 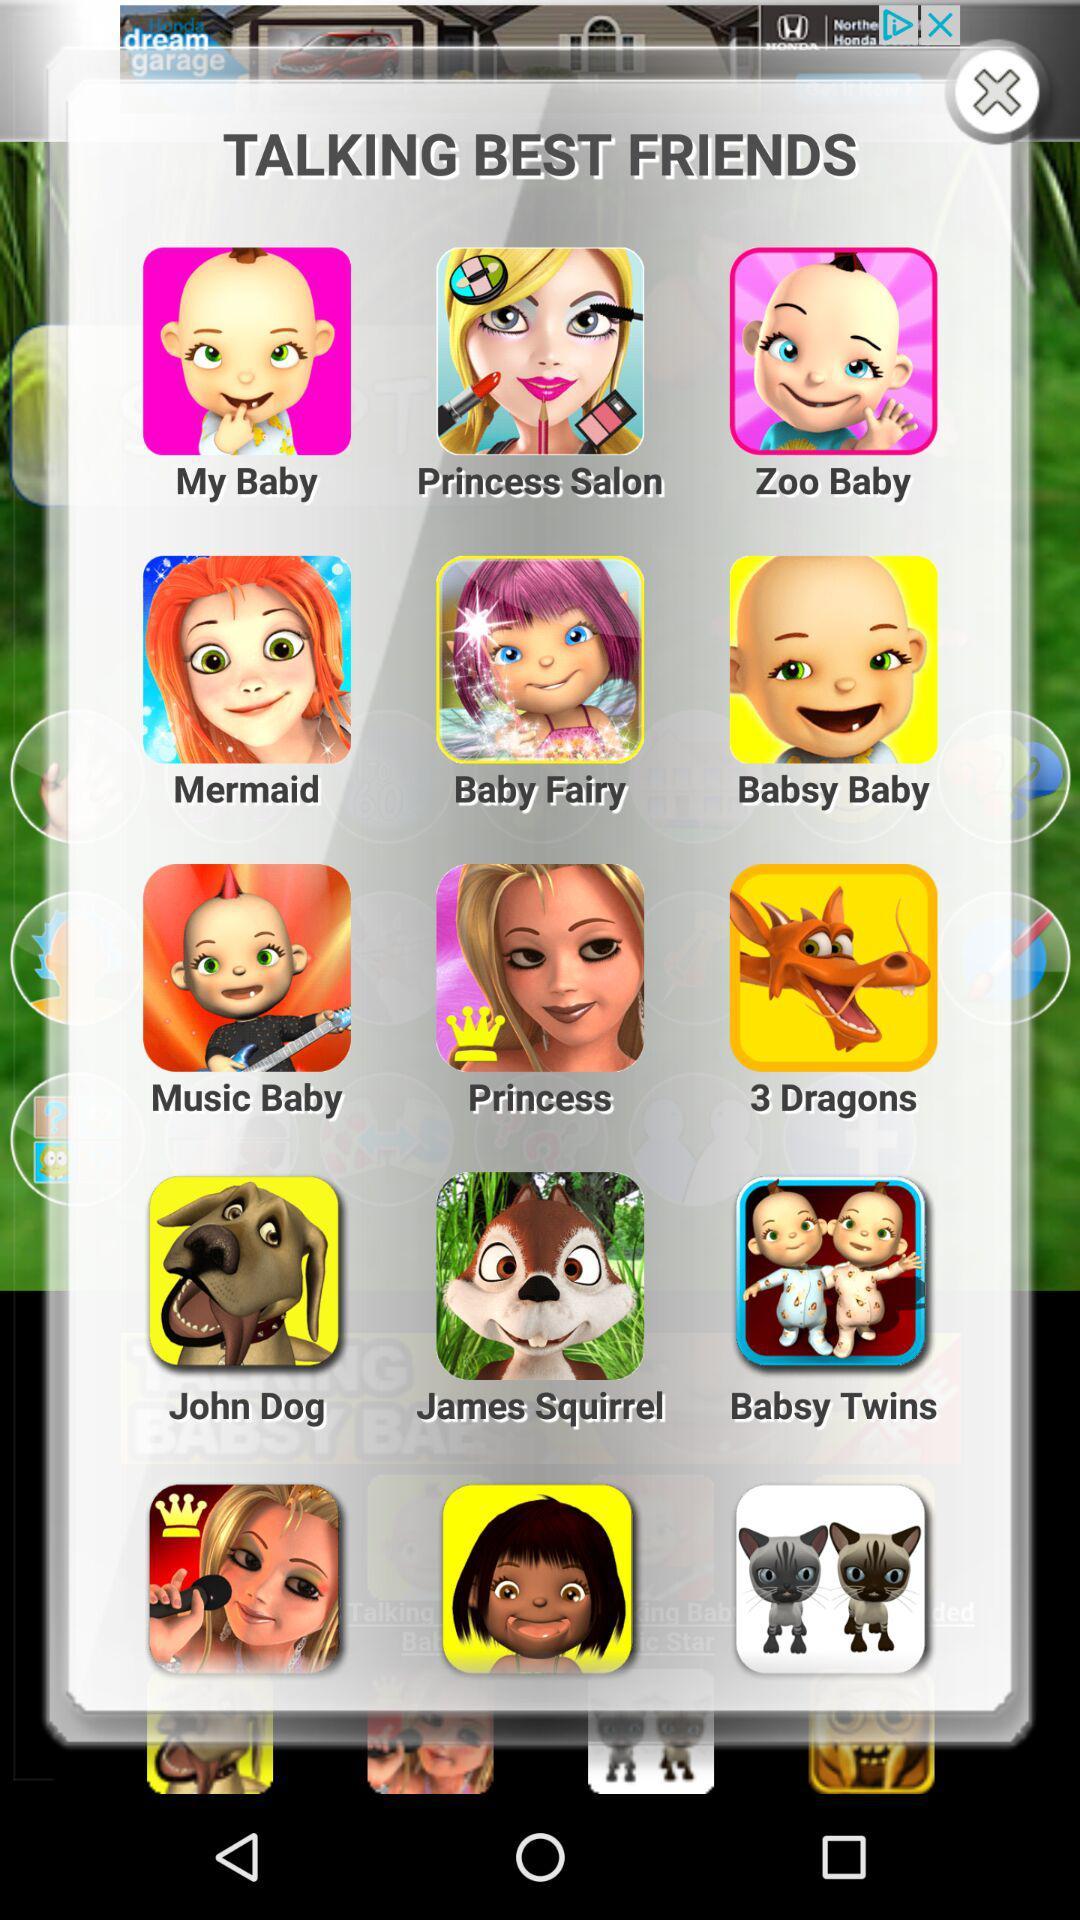 I want to click on the close icon, so click(x=1001, y=100).